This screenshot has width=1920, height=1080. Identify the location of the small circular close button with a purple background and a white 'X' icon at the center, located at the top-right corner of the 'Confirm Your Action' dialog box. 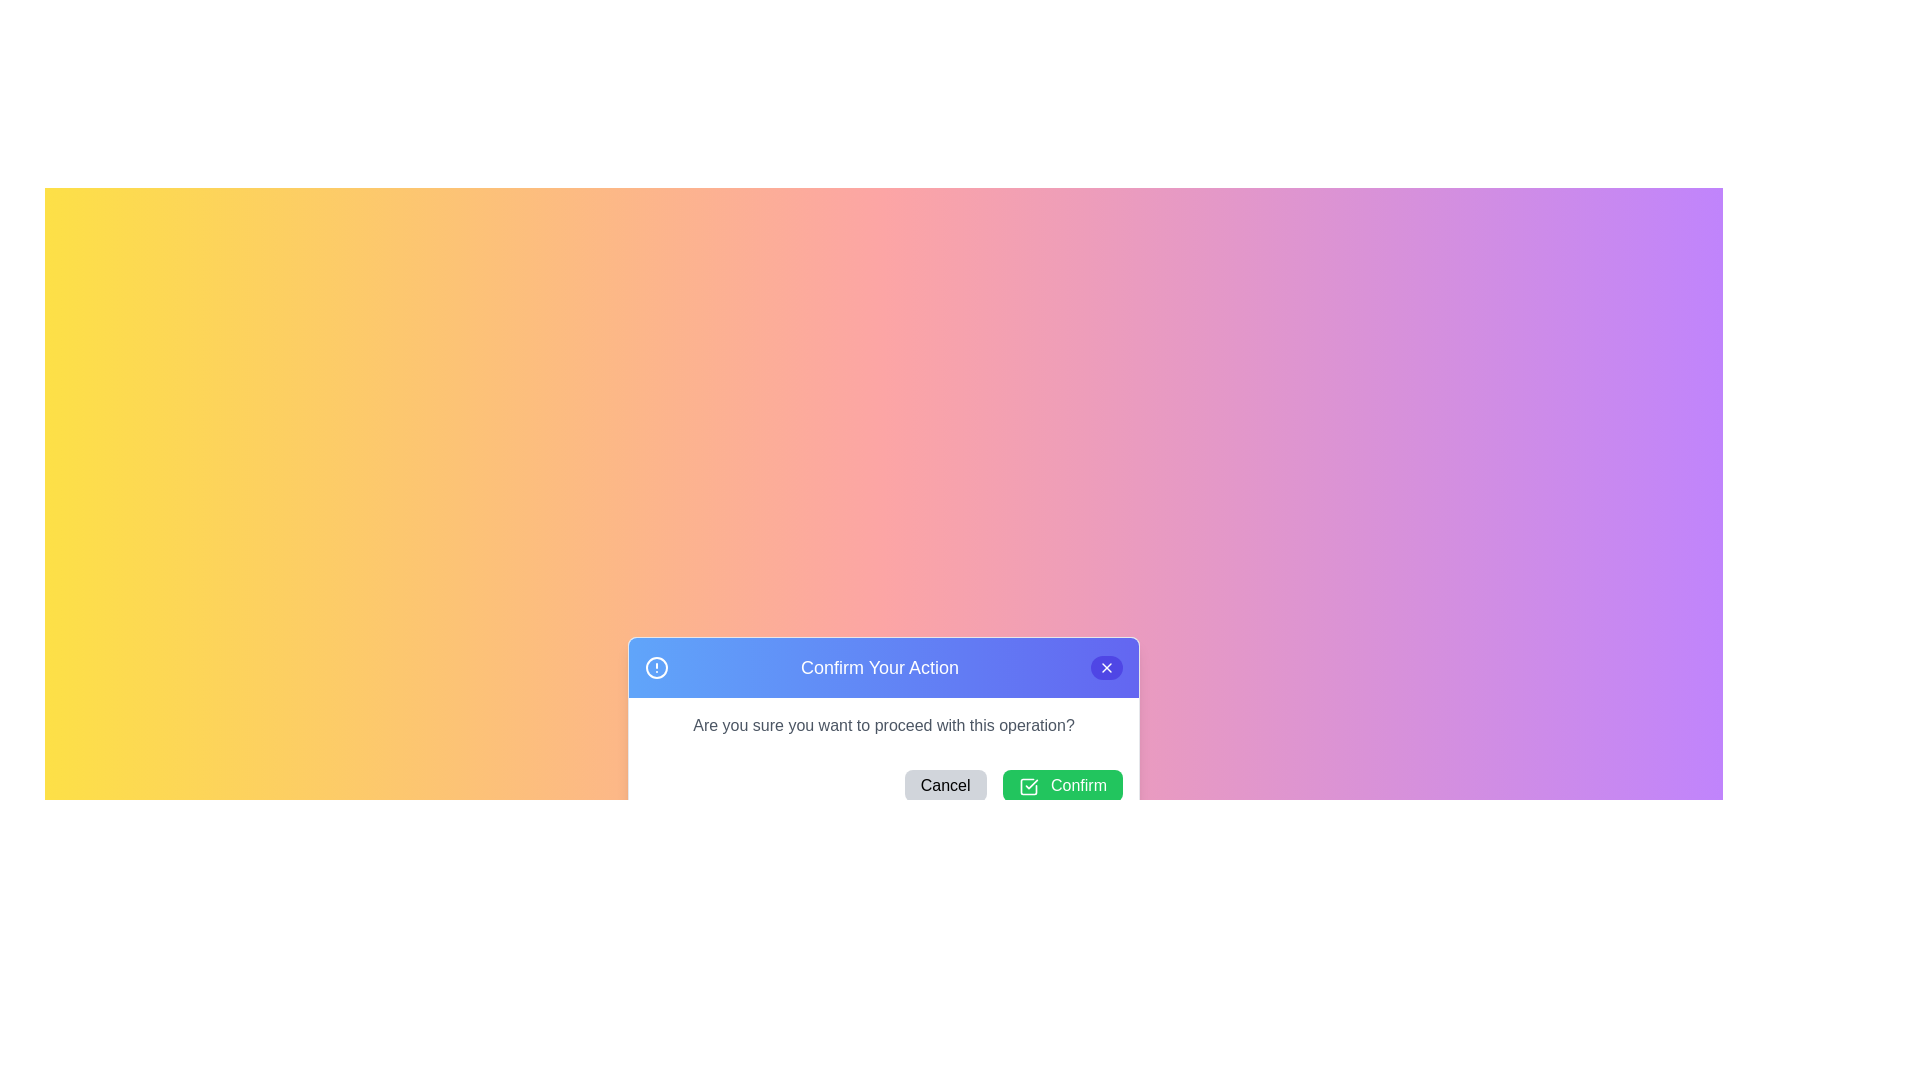
(1106, 667).